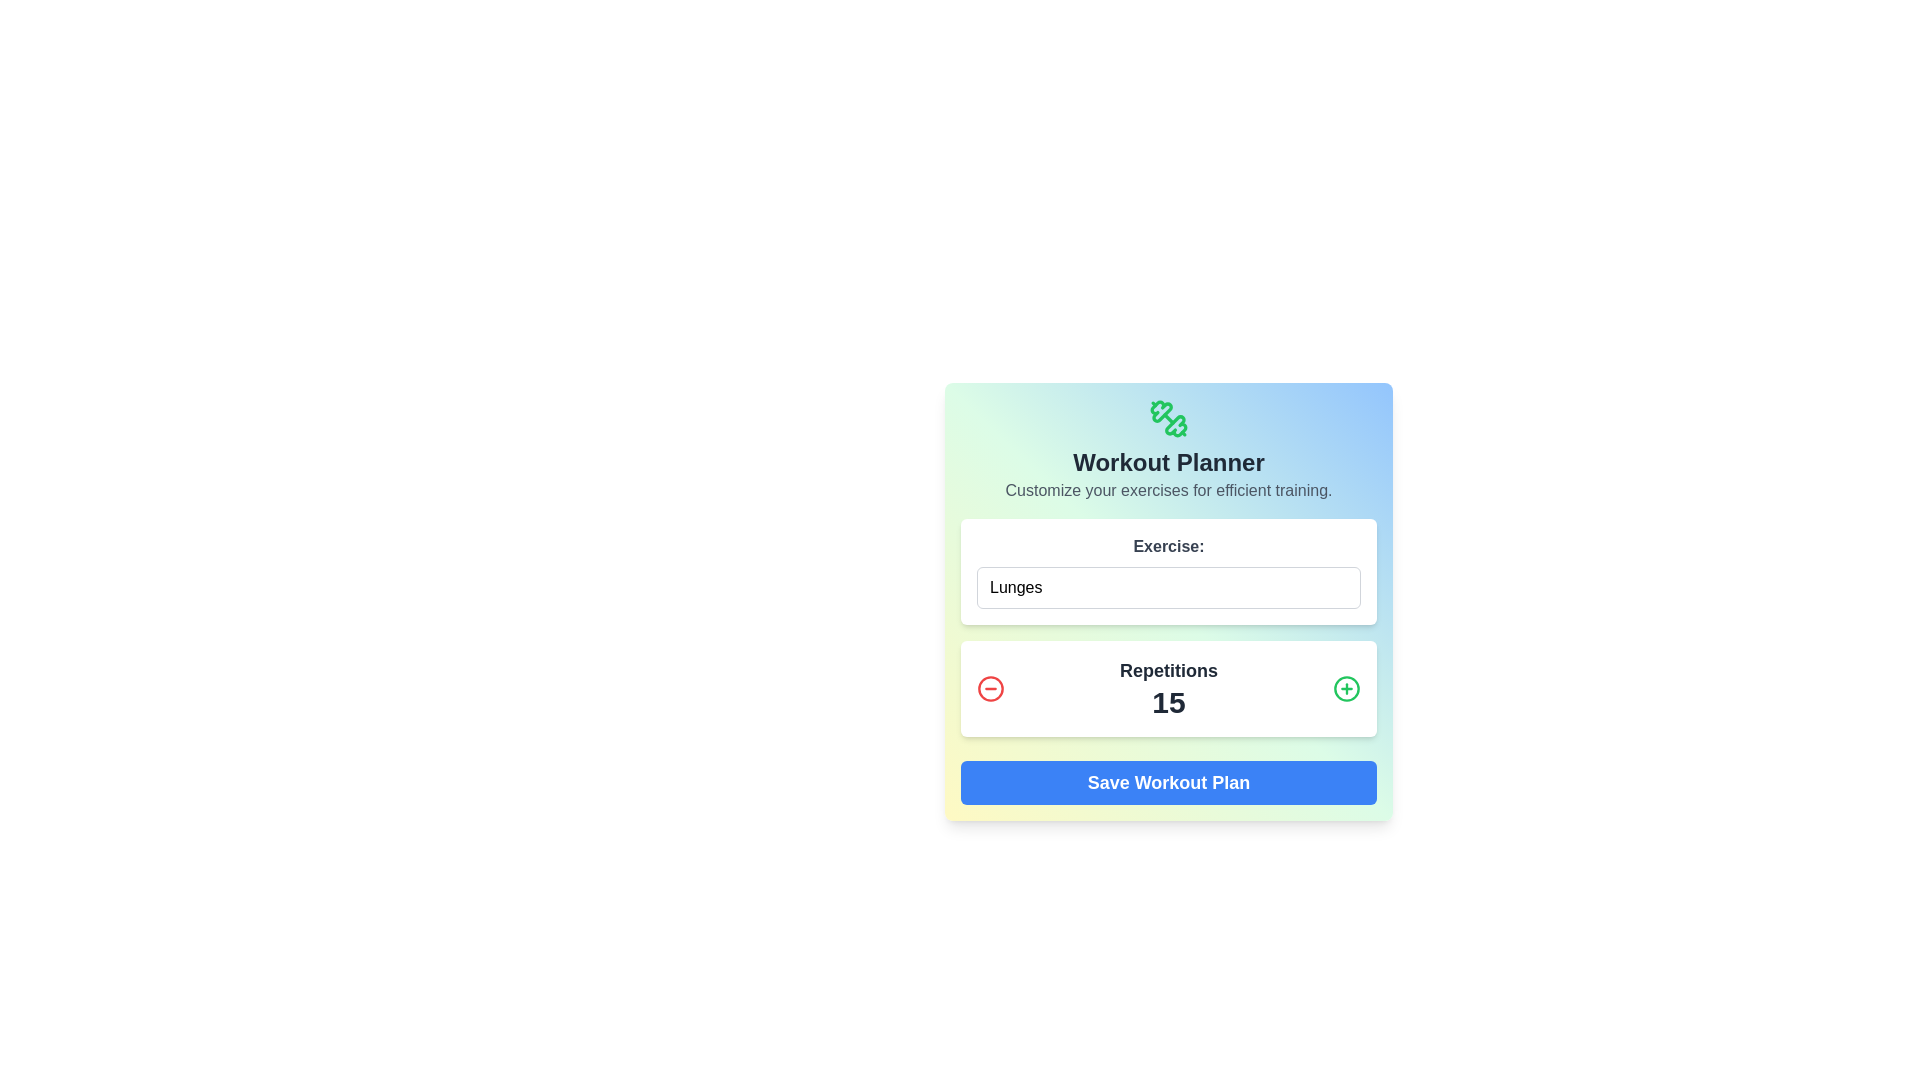 The width and height of the screenshot is (1920, 1080). What do you see at coordinates (1169, 490) in the screenshot?
I see `text snippet styled in gray color with the content 'Customize your exercises for efficient training.' located below the heading 'Workout Planner.'` at bounding box center [1169, 490].